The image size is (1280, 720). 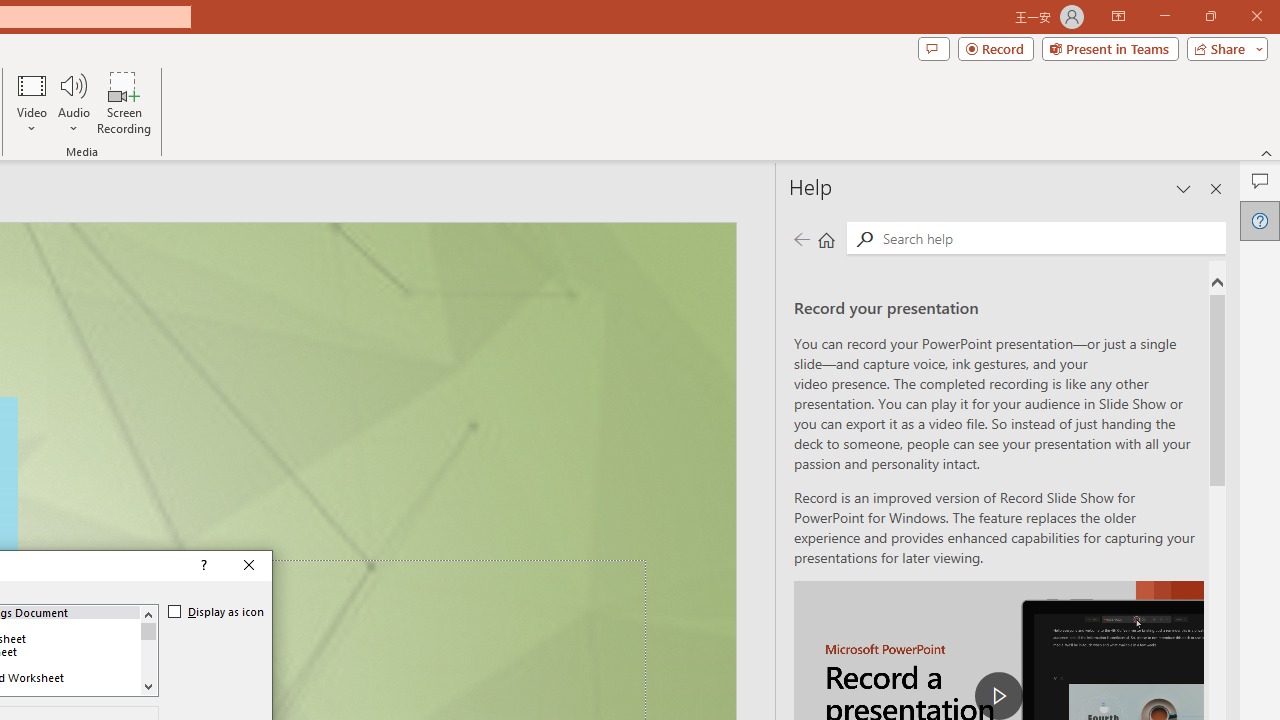 What do you see at coordinates (801, 238) in the screenshot?
I see `'Previous page'` at bounding box center [801, 238].